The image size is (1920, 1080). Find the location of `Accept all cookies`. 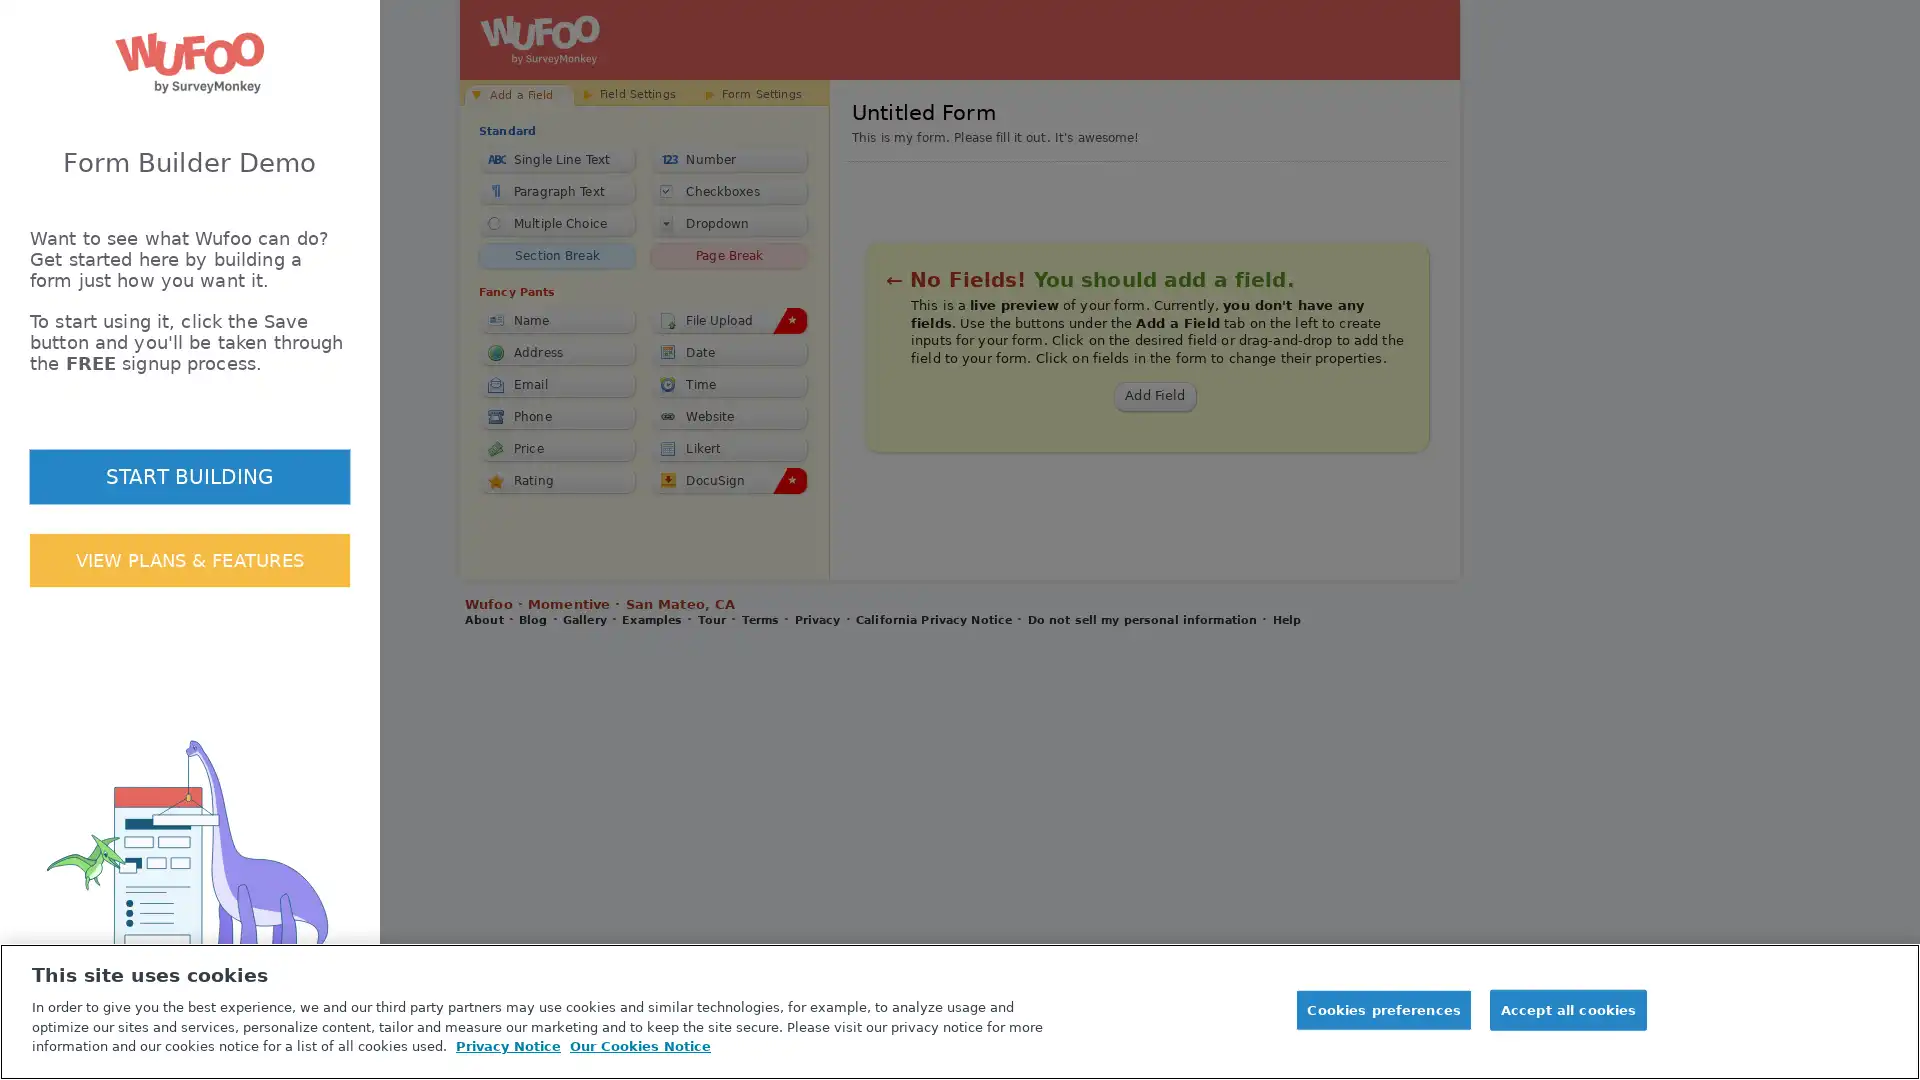

Accept all cookies is located at coordinates (1567, 1010).